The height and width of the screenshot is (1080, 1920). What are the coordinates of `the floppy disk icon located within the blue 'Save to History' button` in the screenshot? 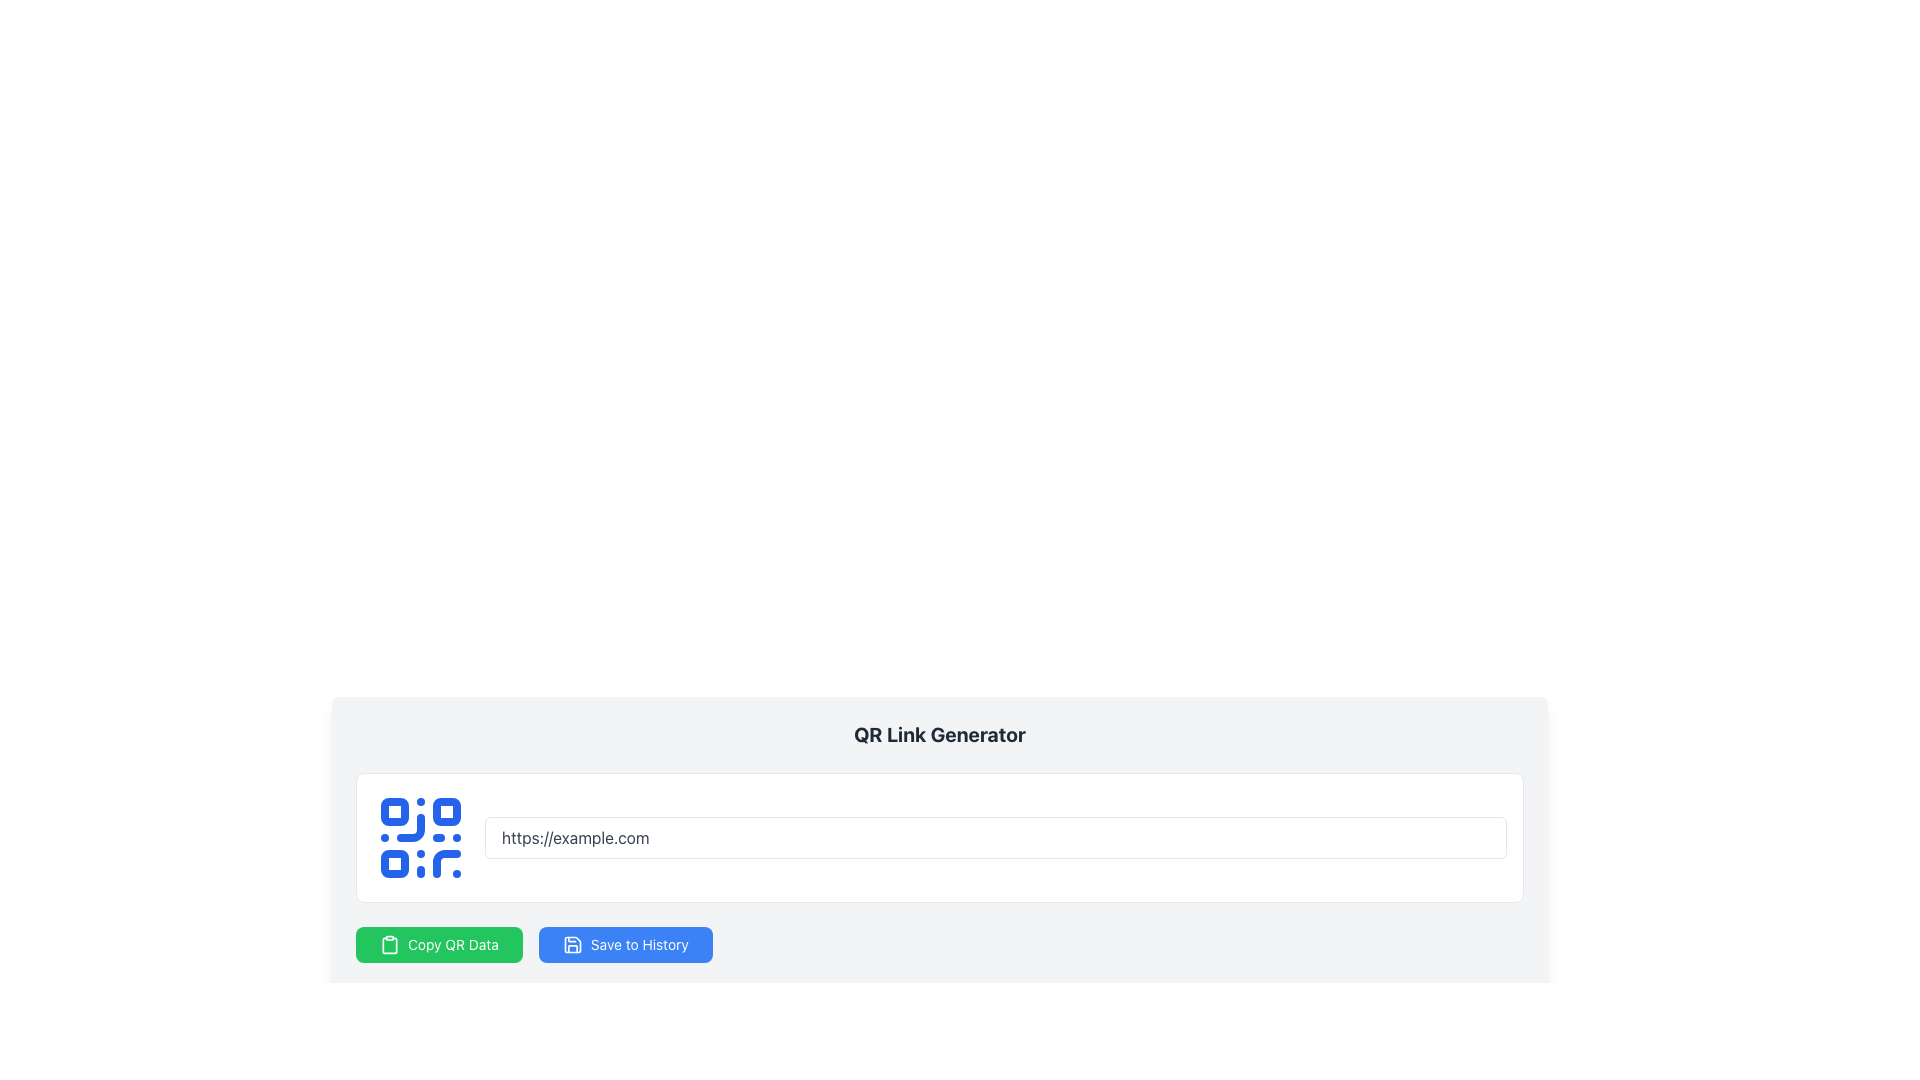 It's located at (571, 945).